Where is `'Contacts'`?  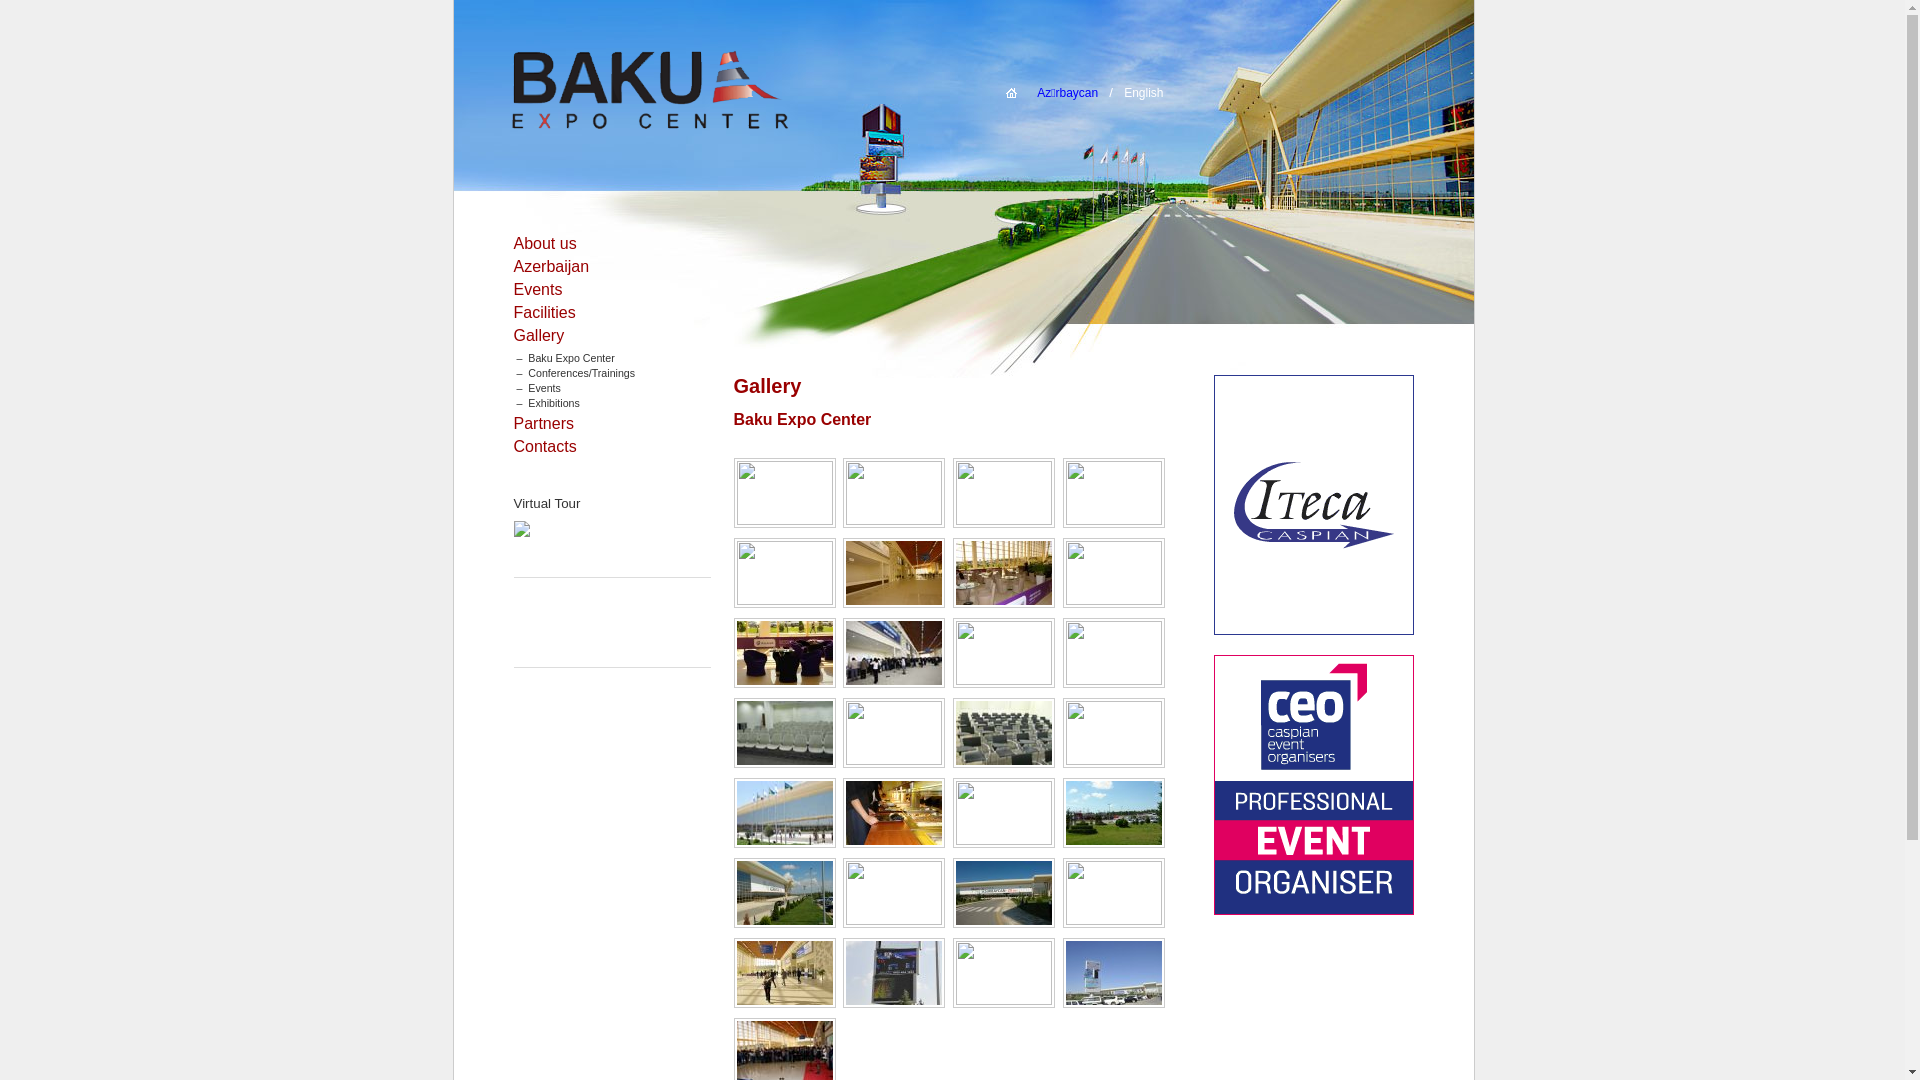 'Contacts' is located at coordinates (545, 445).